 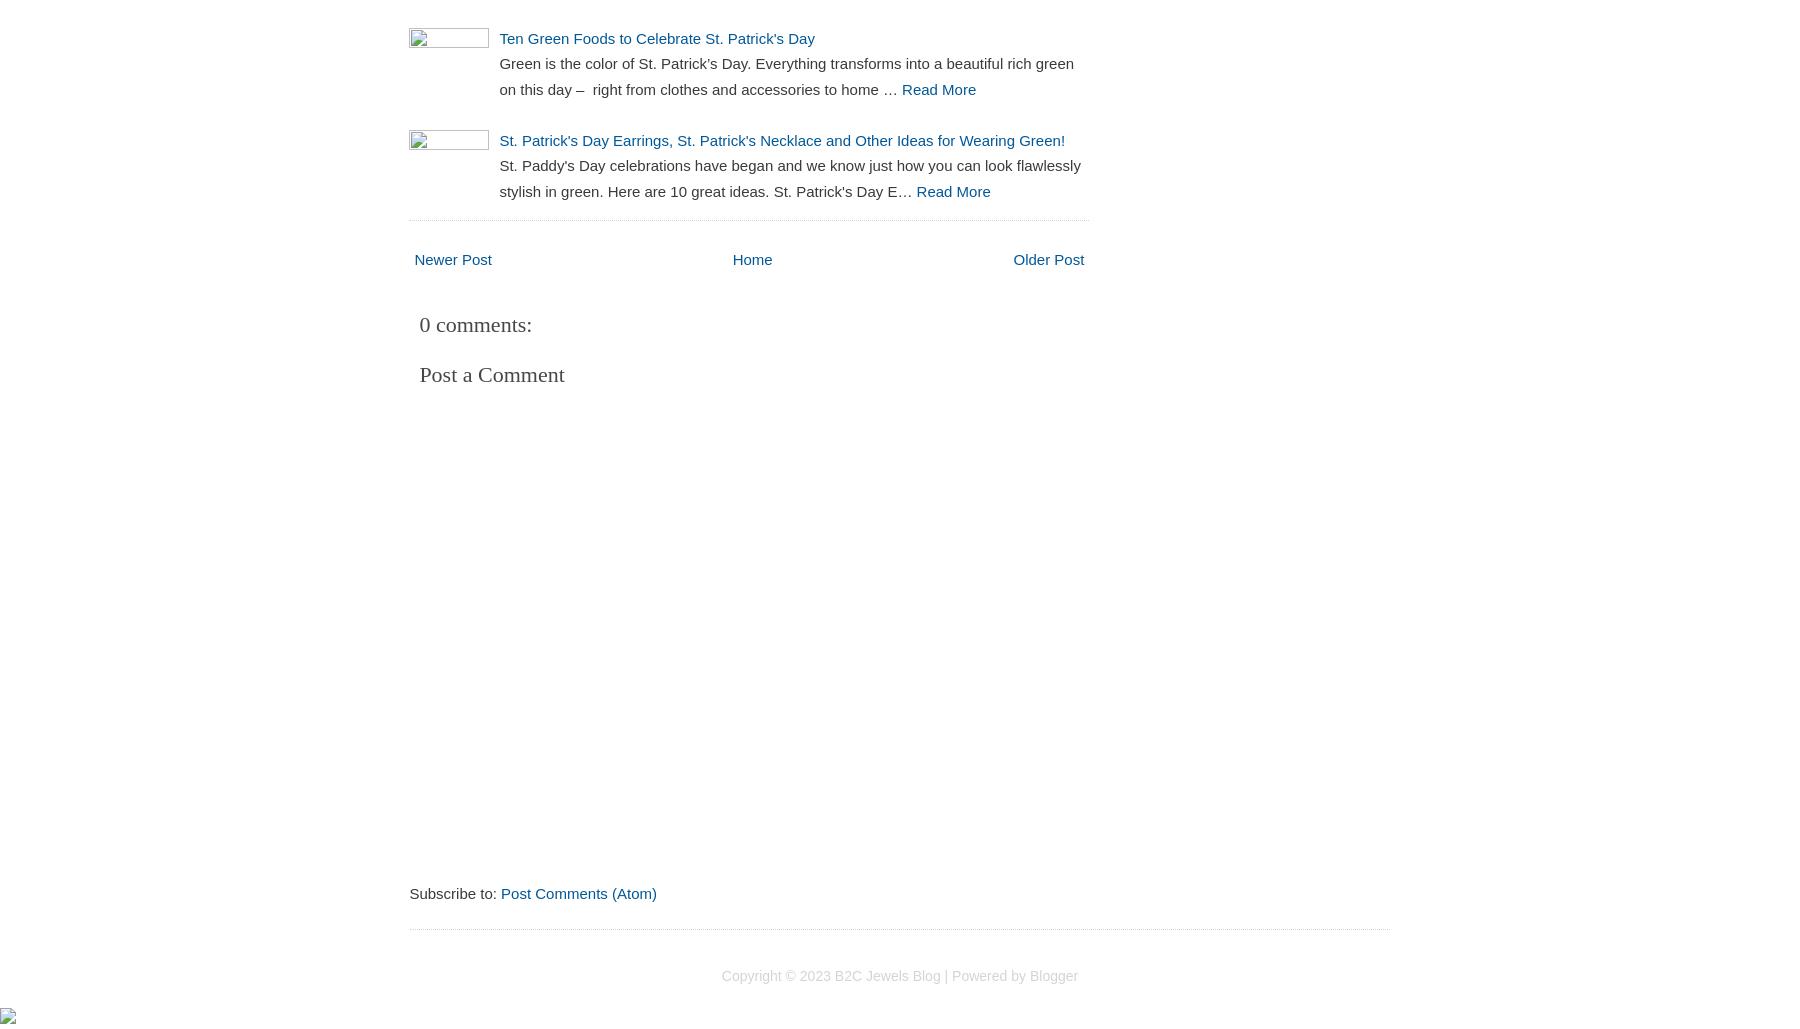 What do you see at coordinates (497, 178) in the screenshot?
I see `'St. Paddy's Day celebrations have began and we know just how you can look flawlessly stylish in green. Here are 10 great ideas. 

St. Patrick's Day E…'` at bounding box center [497, 178].